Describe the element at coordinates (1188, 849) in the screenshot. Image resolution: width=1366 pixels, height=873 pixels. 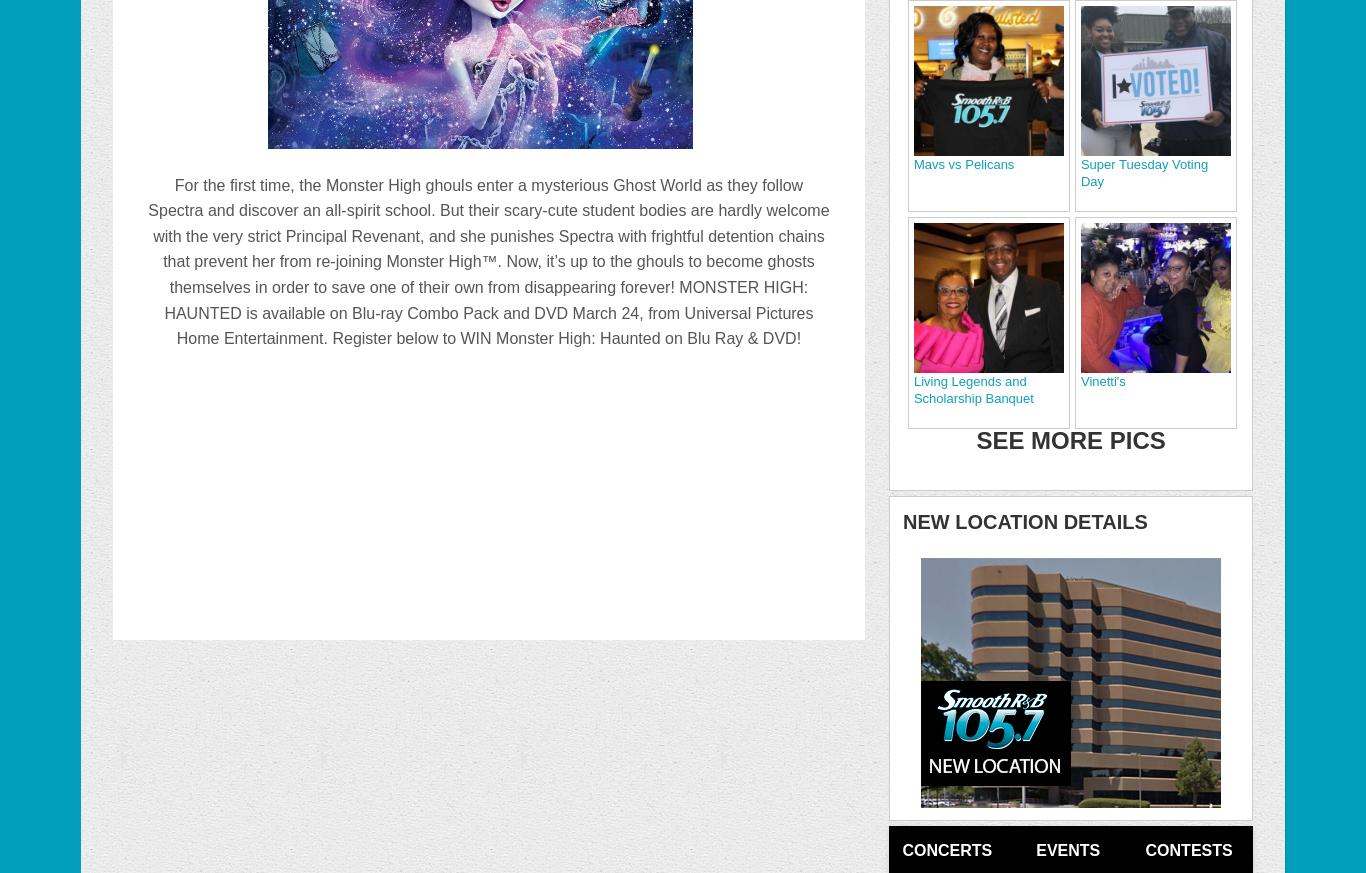
I see `'CONTESTS'` at that location.